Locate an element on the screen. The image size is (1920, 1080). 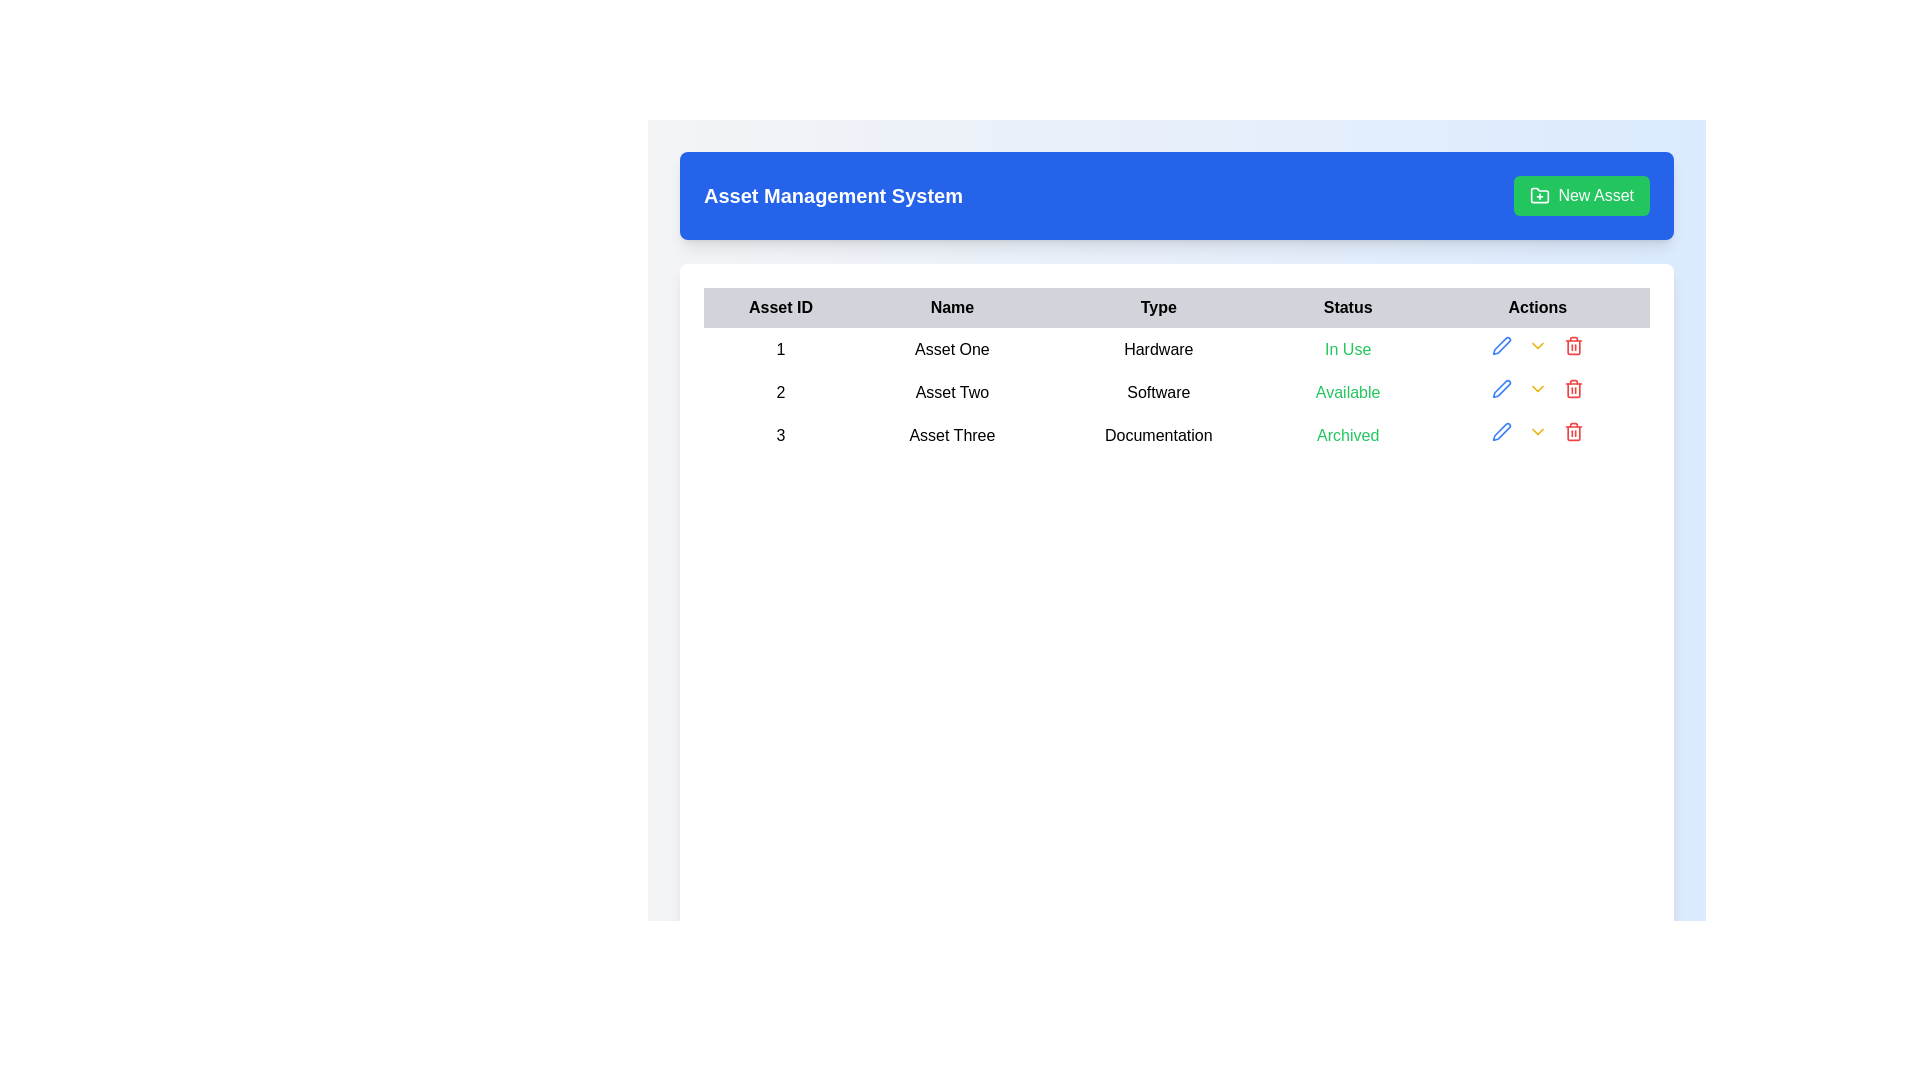
the text label displaying 'In Use' in green, located in the 'Status' column of the table for 'Asset One' is located at coordinates (1348, 348).